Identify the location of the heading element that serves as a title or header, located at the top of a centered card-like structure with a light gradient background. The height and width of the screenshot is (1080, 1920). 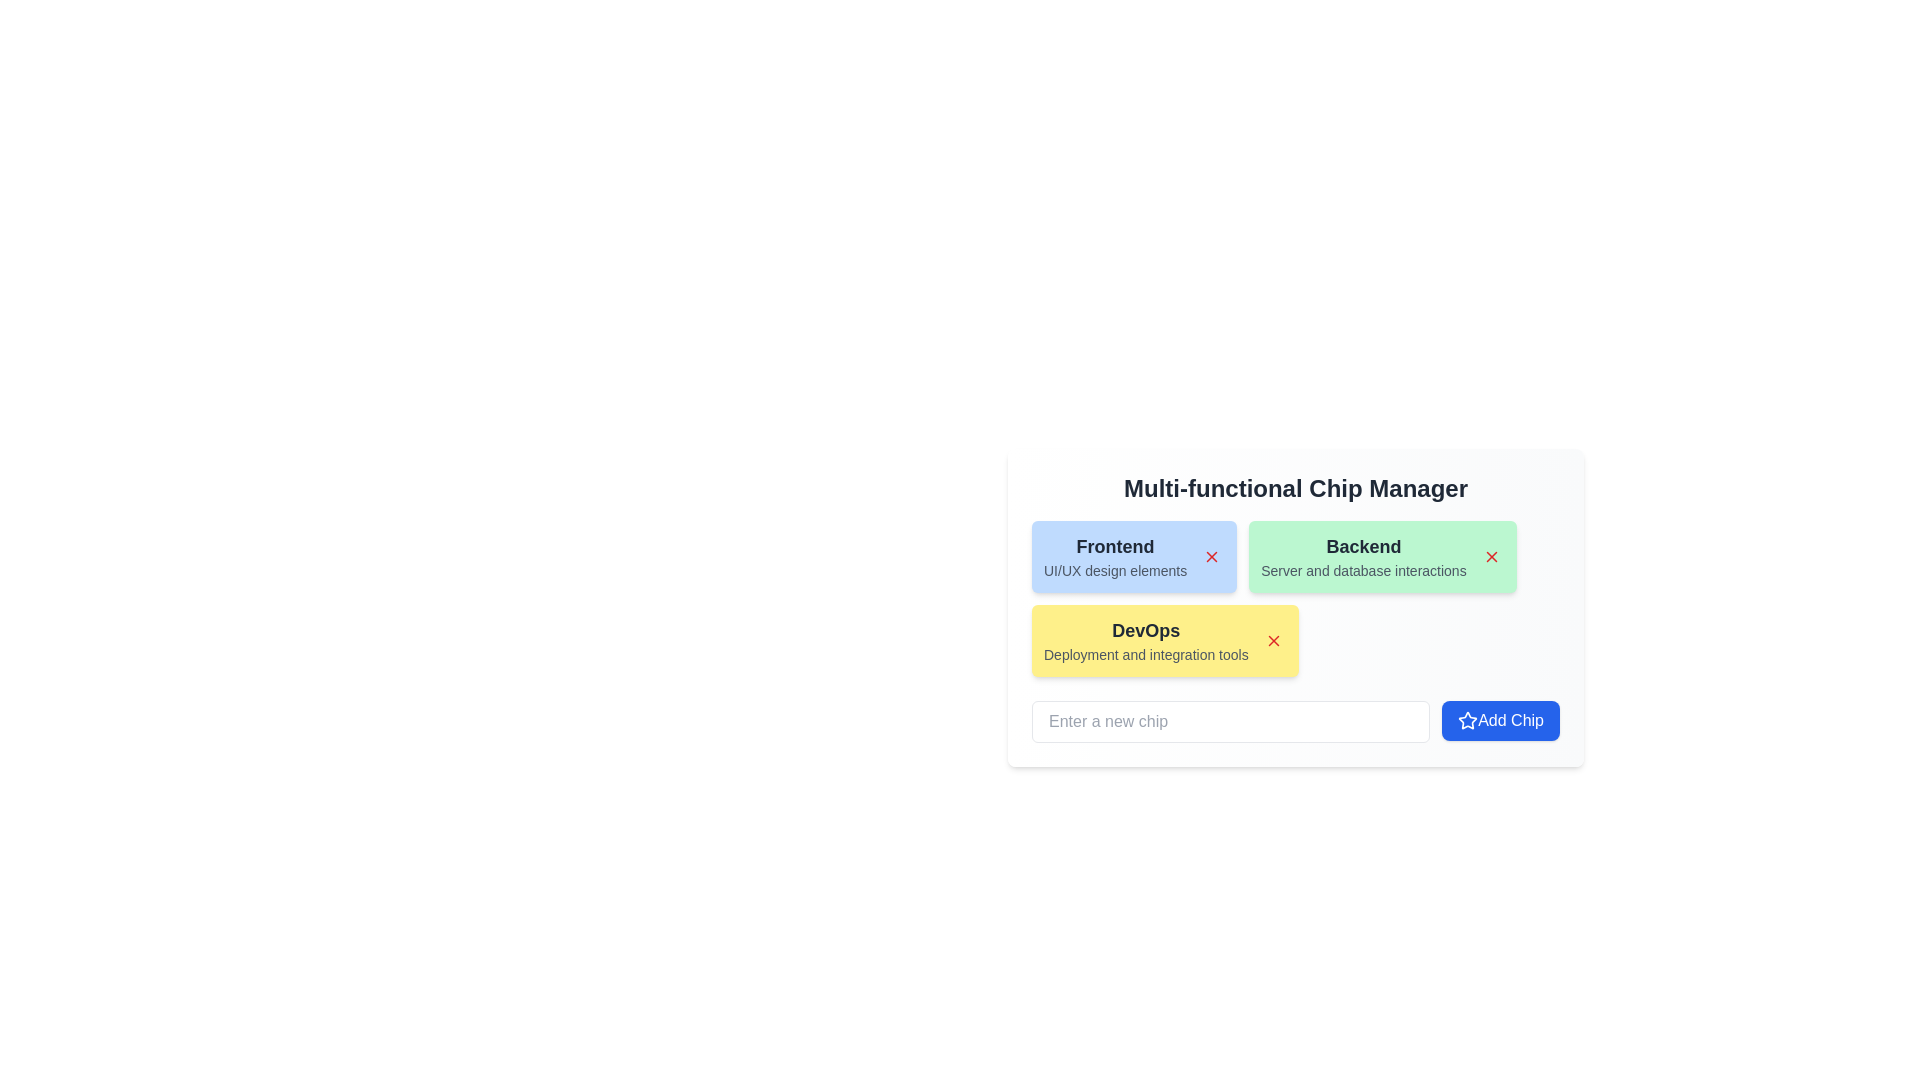
(1296, 489).